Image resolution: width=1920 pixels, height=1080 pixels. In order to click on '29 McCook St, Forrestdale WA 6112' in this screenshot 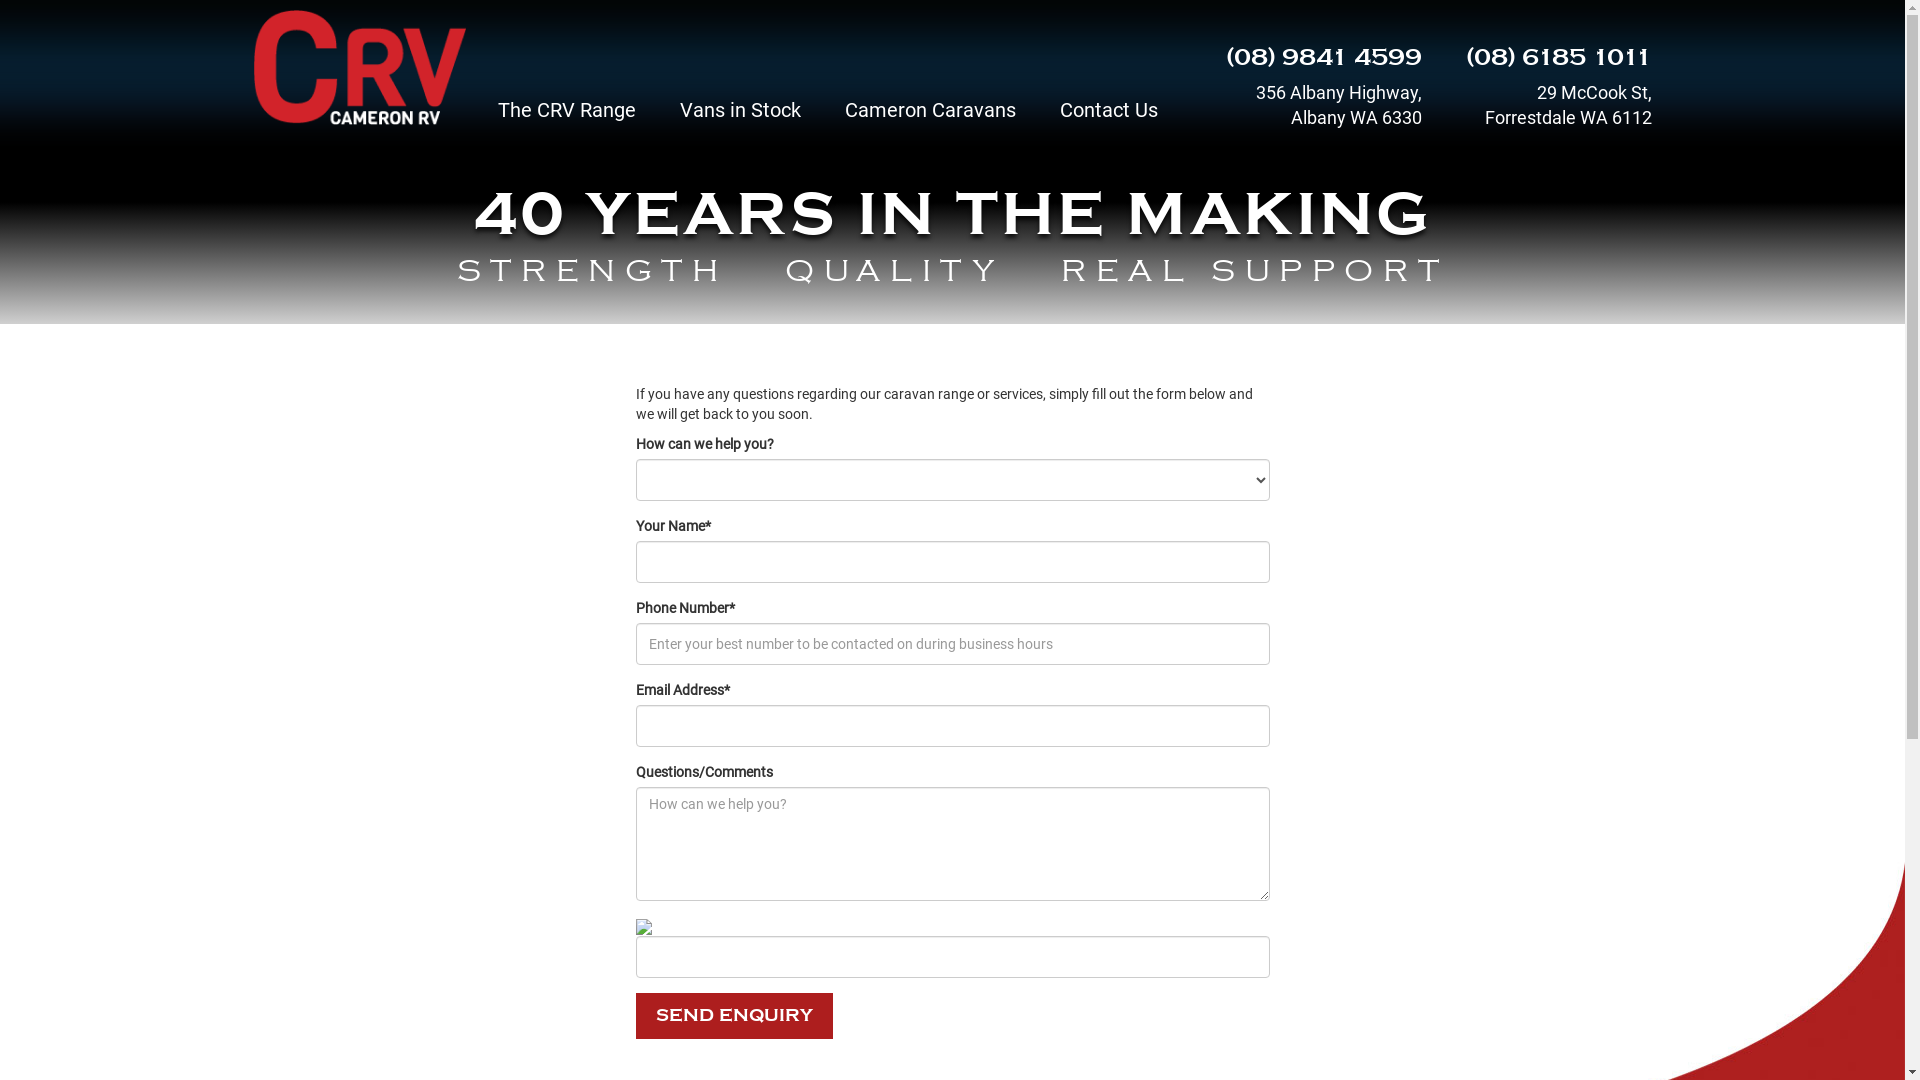, I will do `click(1550, 104)`.